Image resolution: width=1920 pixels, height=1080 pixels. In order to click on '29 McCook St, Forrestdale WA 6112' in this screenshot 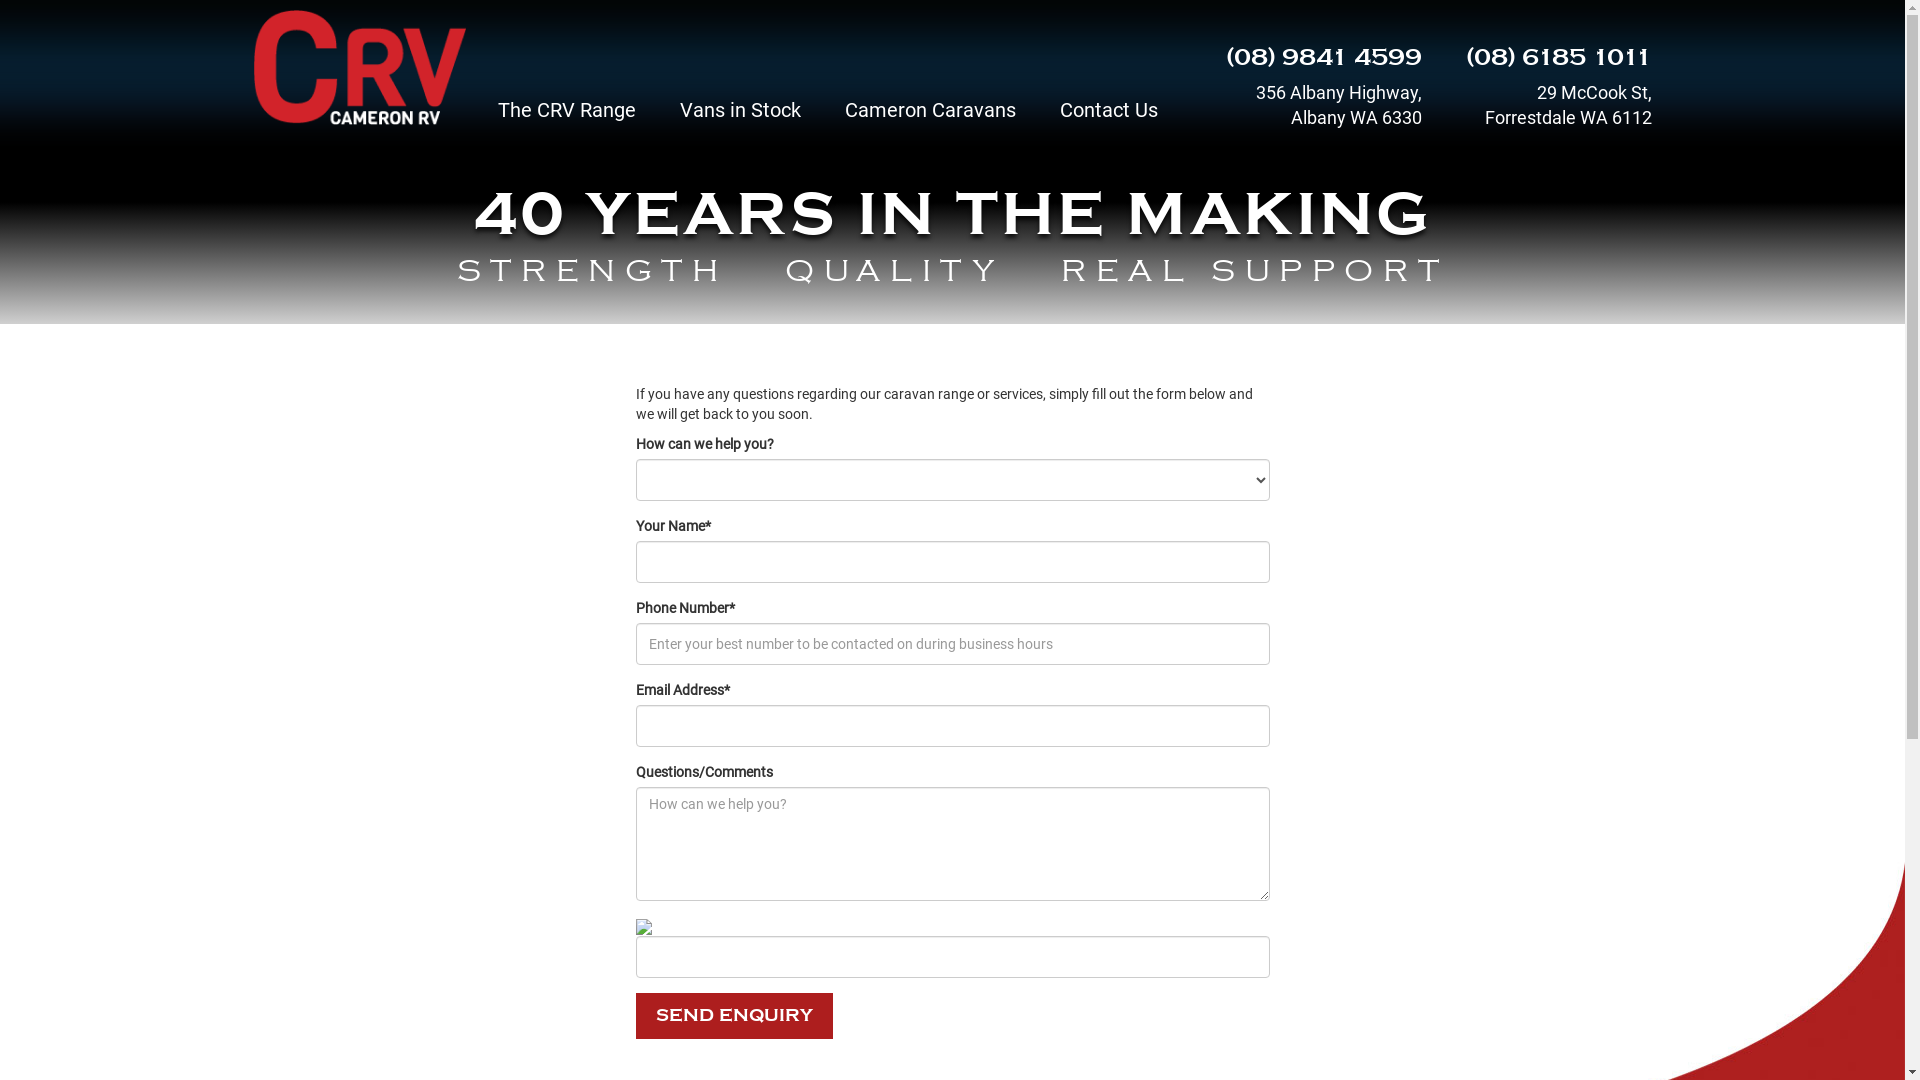, I will do `click(1550, 104)`.